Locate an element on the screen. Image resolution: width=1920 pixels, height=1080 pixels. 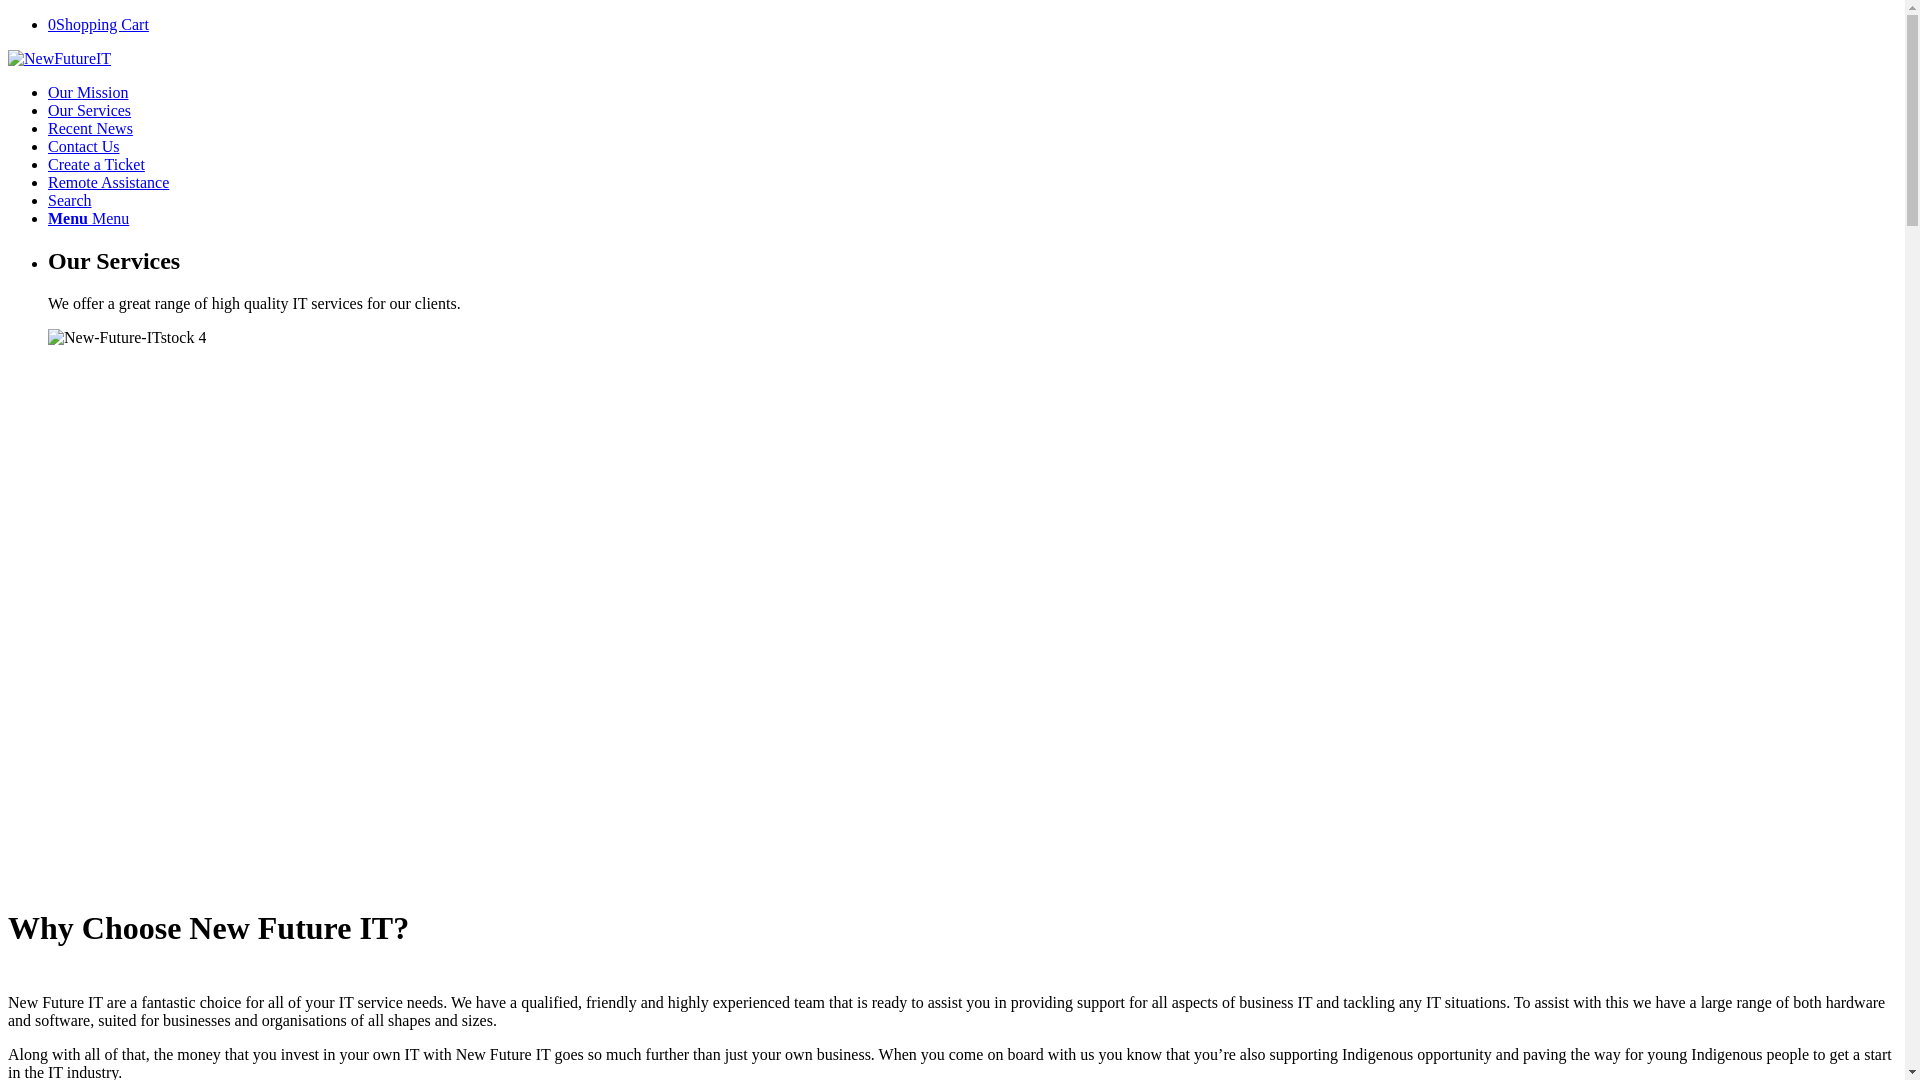
'0Shopping Cart' is located at coordinates (48, 24).